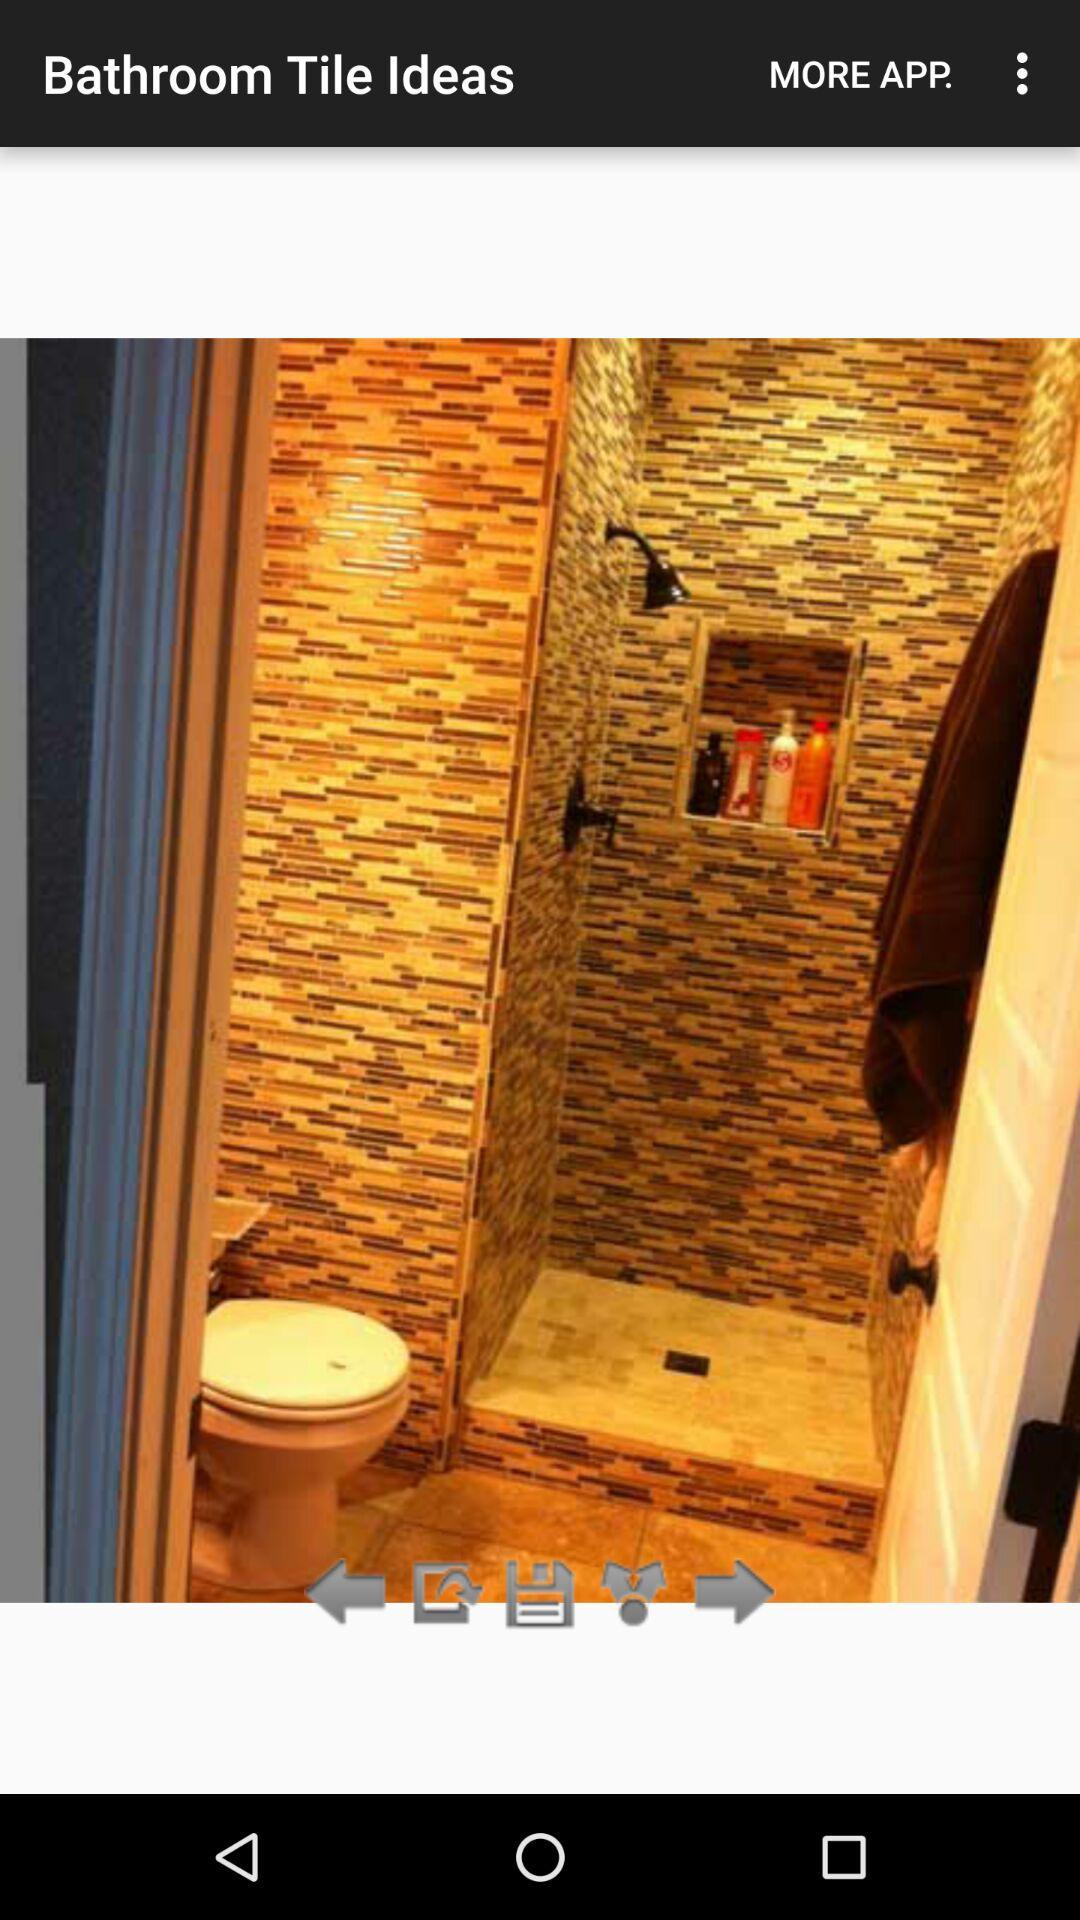 The height and width of the screenshot is (1920, 1080). Describe the element at coordinates (634, 1593) in the screenshot. I see `share to others` at that location.